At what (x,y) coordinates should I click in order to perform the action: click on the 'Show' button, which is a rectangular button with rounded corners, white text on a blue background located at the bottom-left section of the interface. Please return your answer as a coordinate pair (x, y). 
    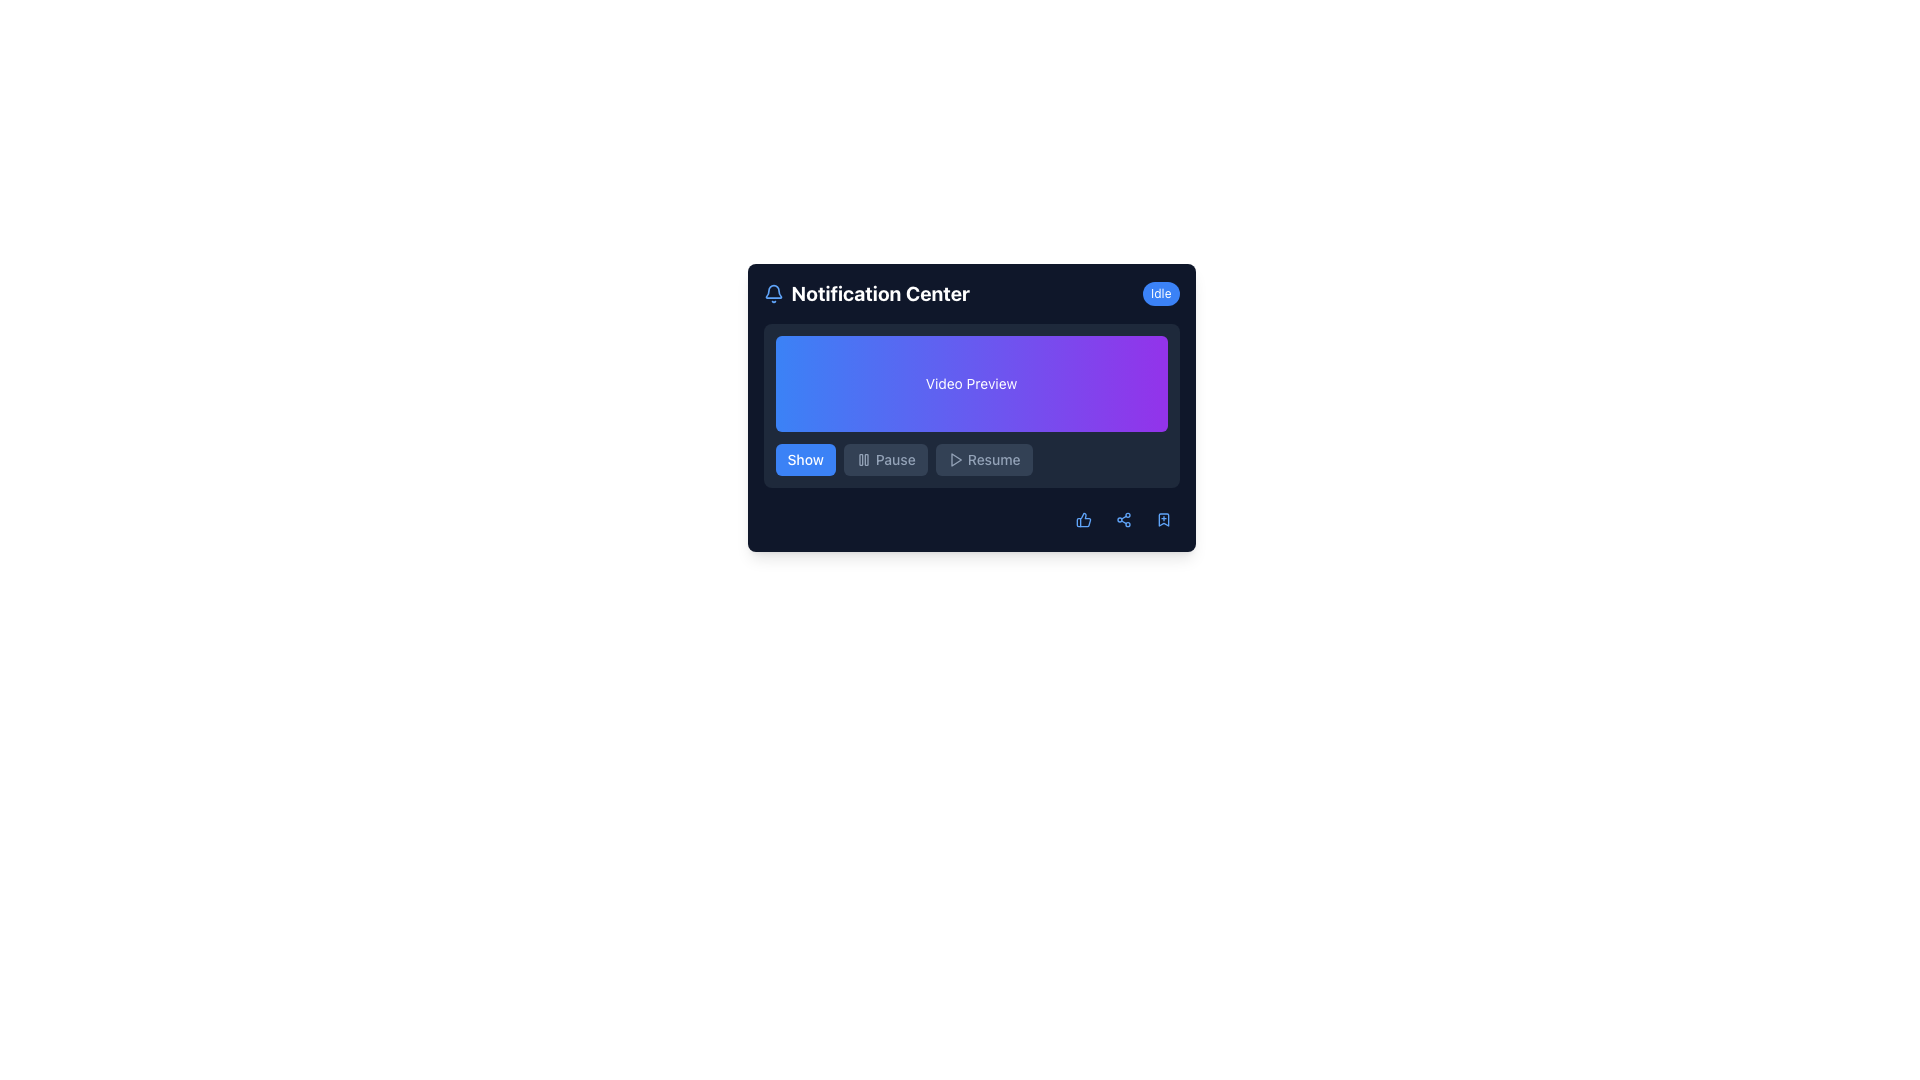
    Looking at the image, I should click on (805, 459).